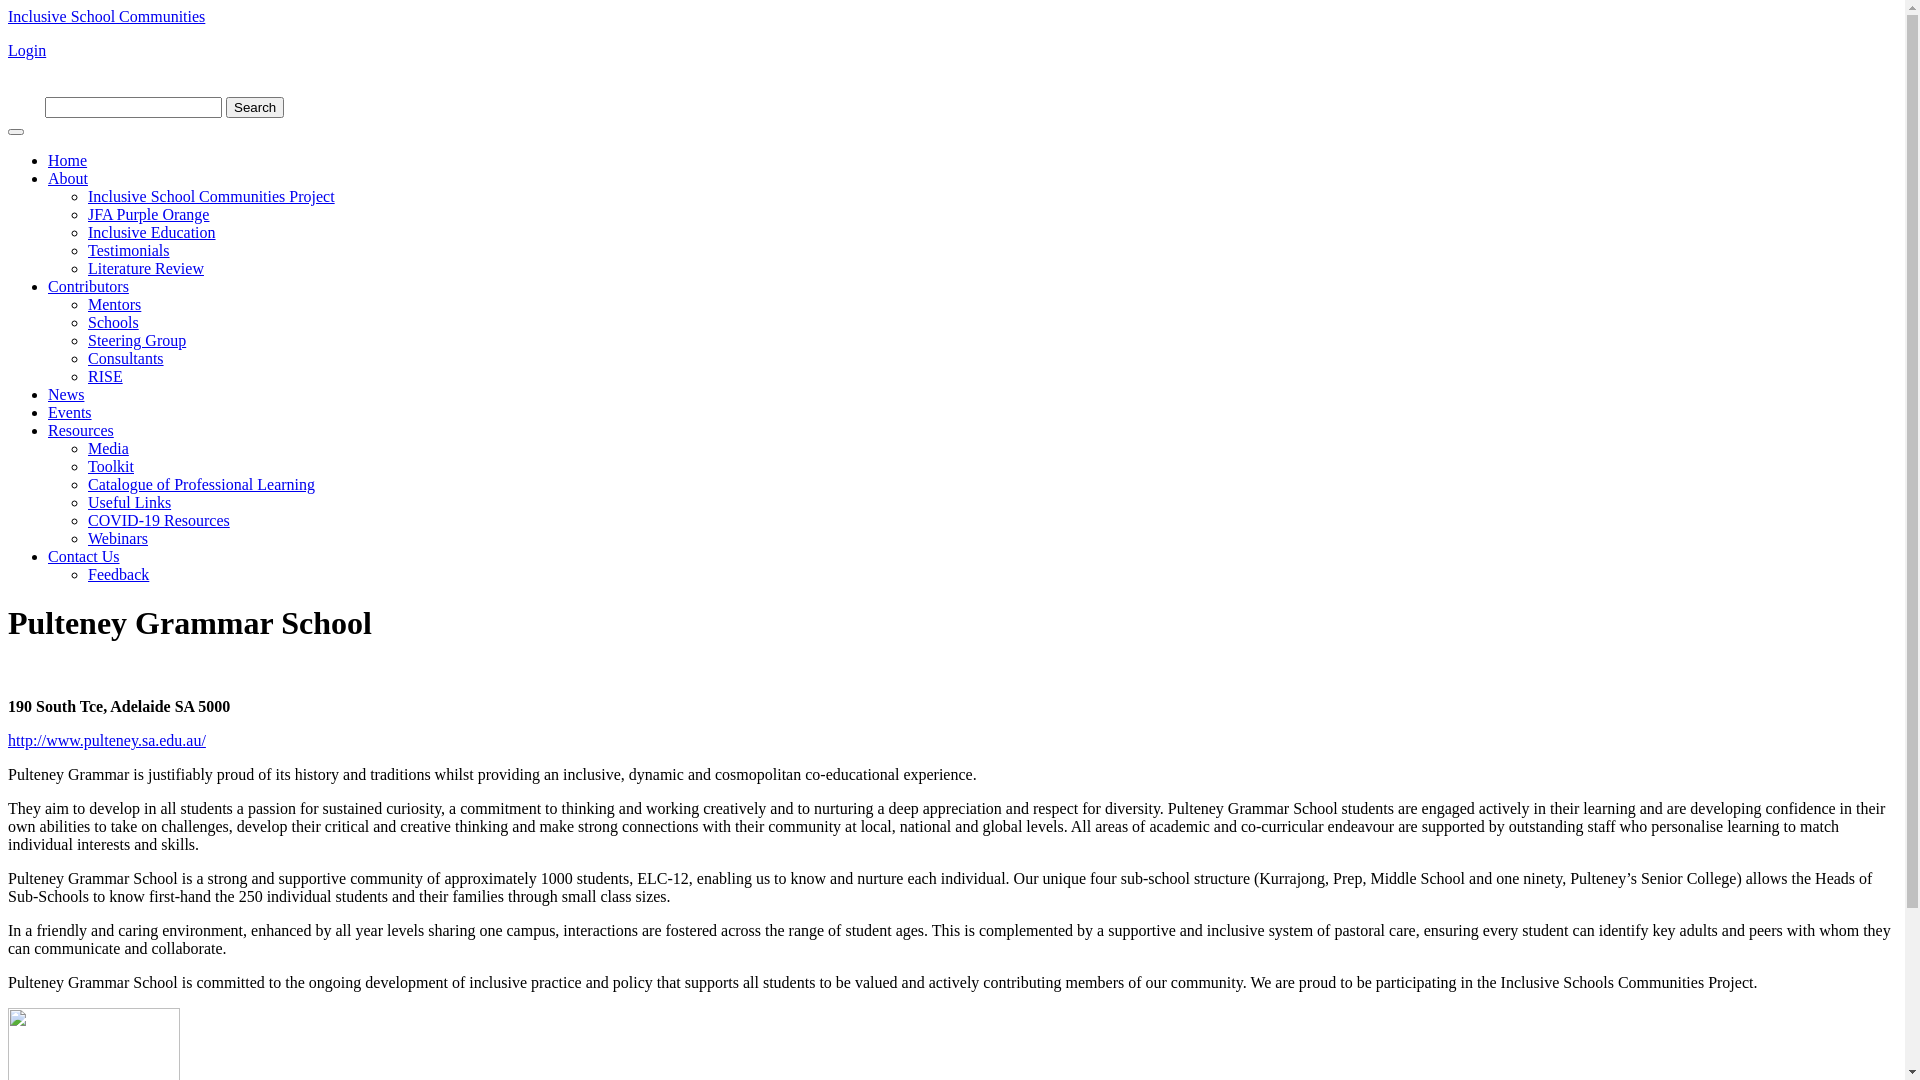  I want to click on 'Inclusive Education', so click(151, 231).